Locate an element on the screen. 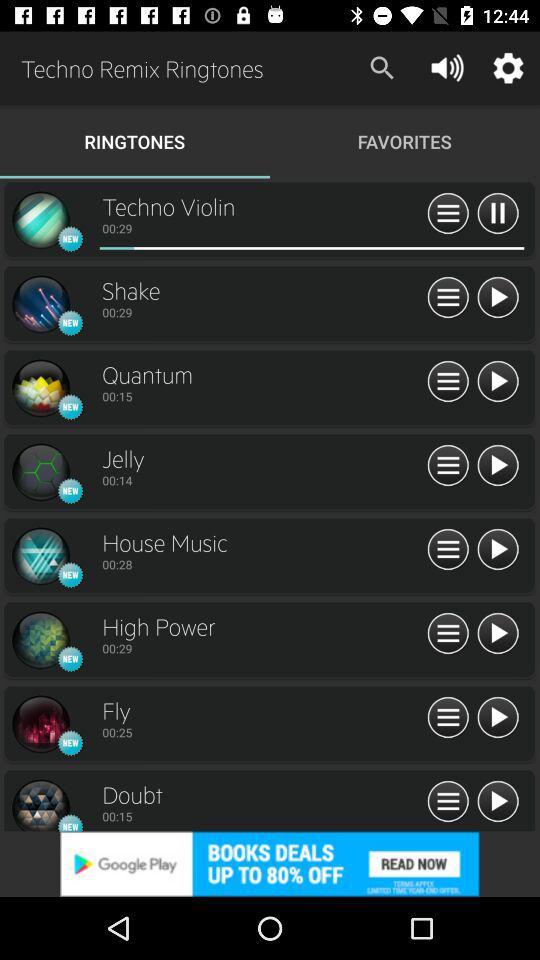 The image size is (540, 960). techno violin is located at coordinates (496, 802).